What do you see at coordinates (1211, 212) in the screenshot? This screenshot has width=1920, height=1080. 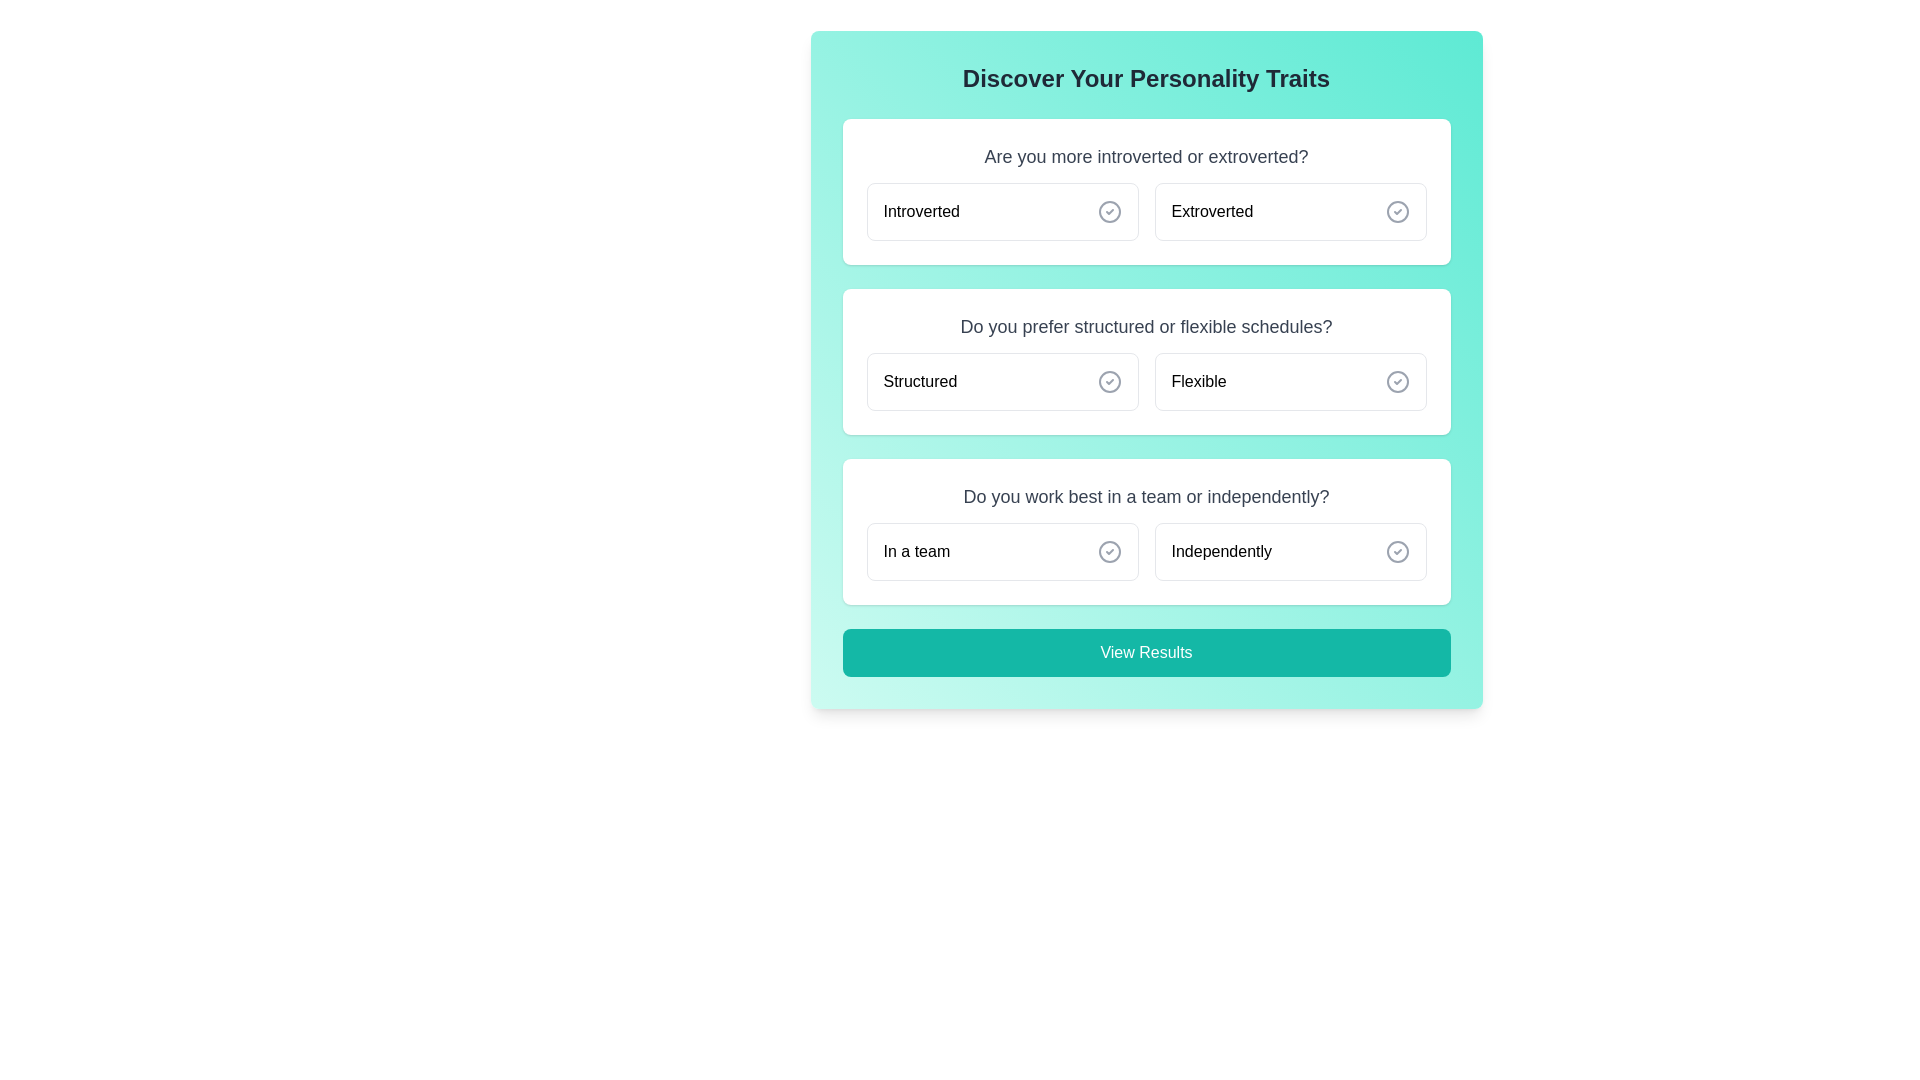 I see `the text label indicating the preference for extroversion, located to the right of the 'Introverted' option in the upper section of the form` at bounding box center [1211, 212].